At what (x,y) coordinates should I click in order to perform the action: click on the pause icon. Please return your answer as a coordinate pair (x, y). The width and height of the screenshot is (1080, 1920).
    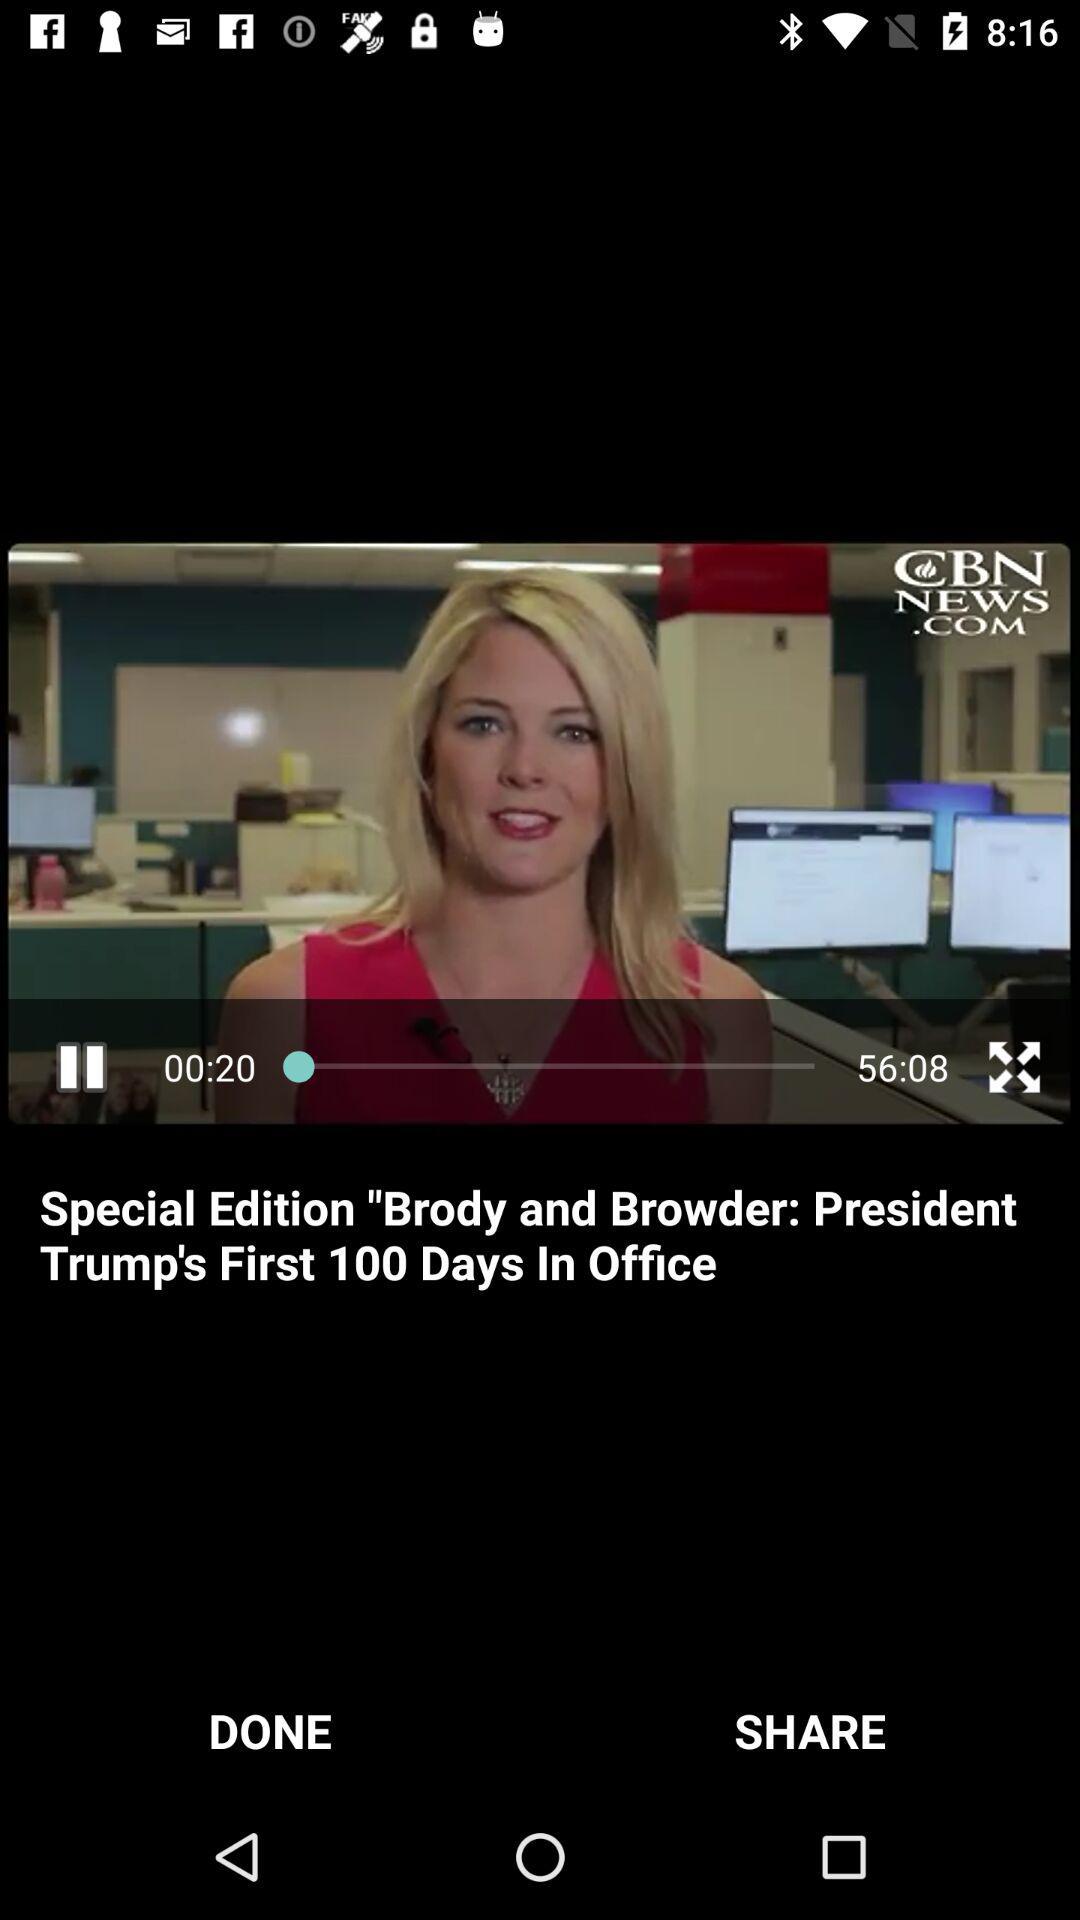
    Looking at the image, I should click on (80, 1066).